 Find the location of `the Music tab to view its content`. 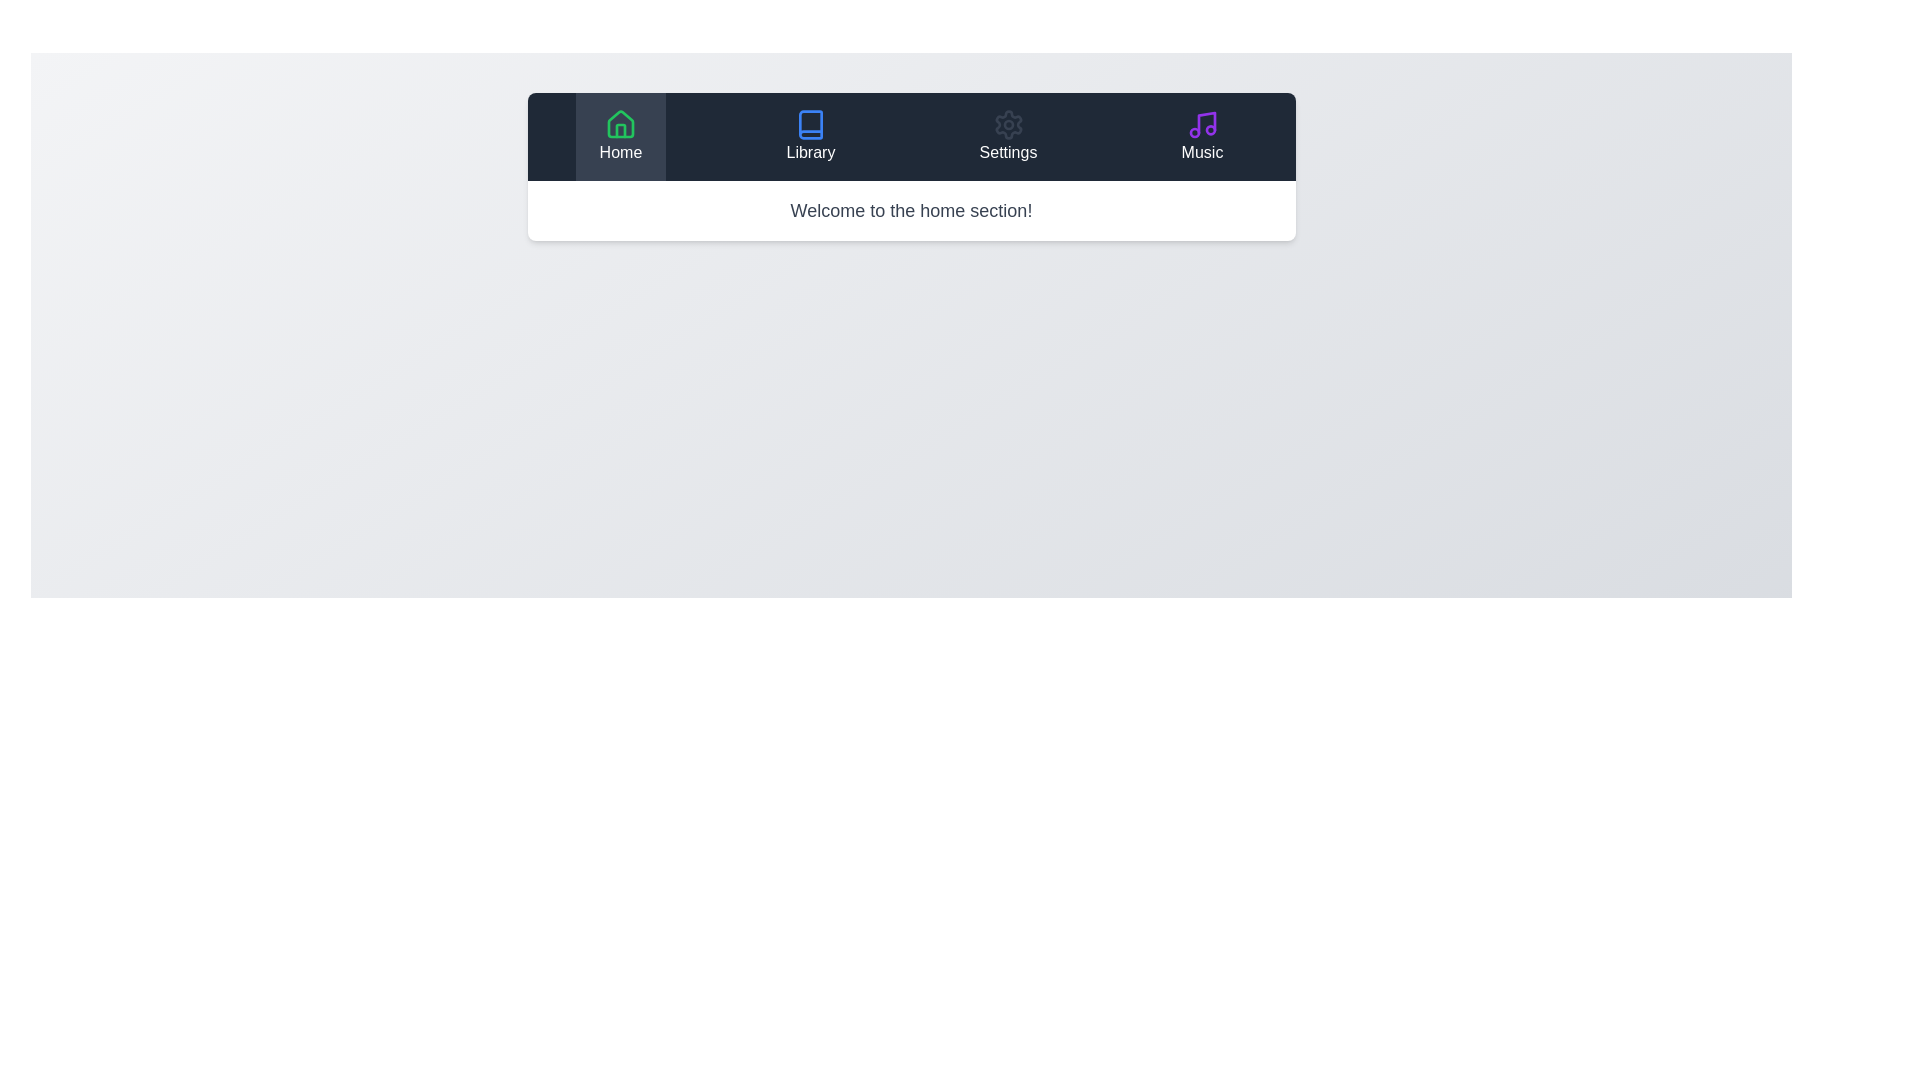

the Music tab to view its content is located at coordinates (1201, 136).